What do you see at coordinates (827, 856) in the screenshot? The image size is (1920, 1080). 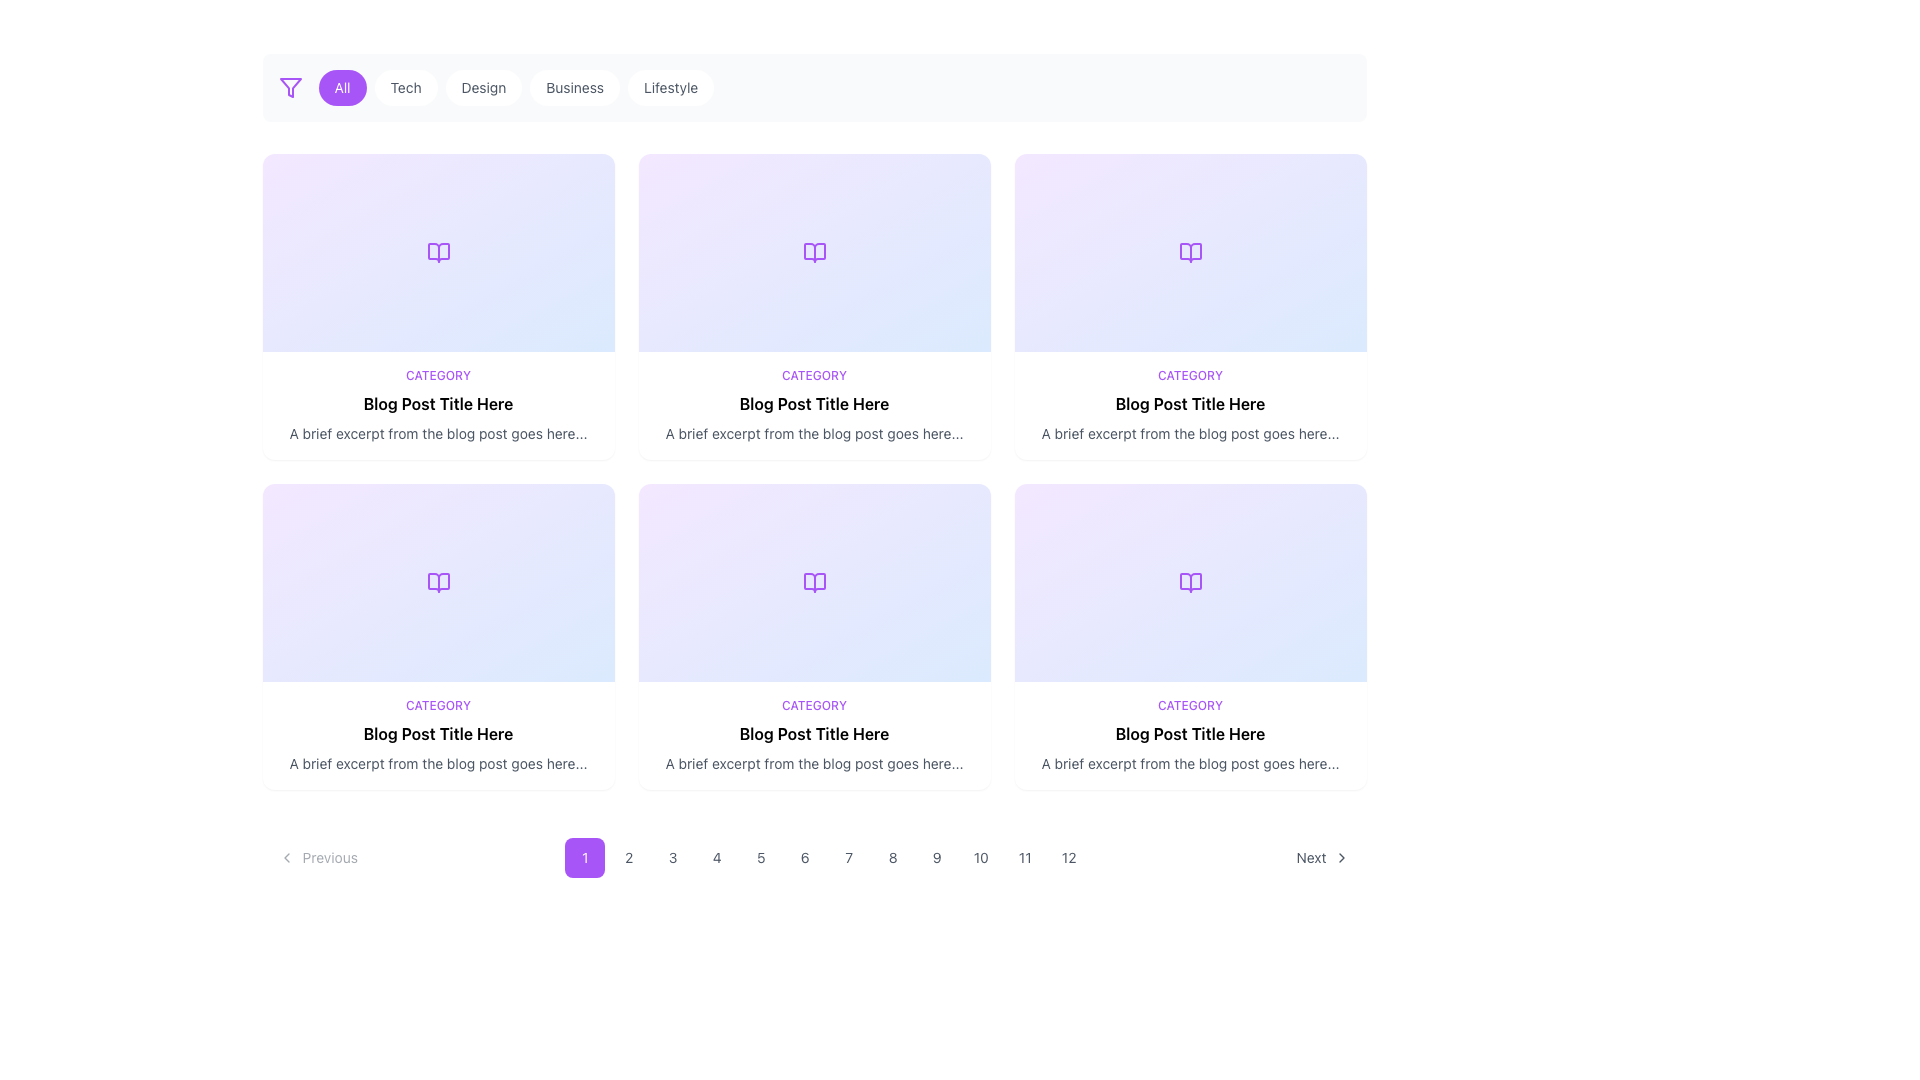 I see `the seventh number in the clickable numeric pagination element` at bounding box center [827, 856].